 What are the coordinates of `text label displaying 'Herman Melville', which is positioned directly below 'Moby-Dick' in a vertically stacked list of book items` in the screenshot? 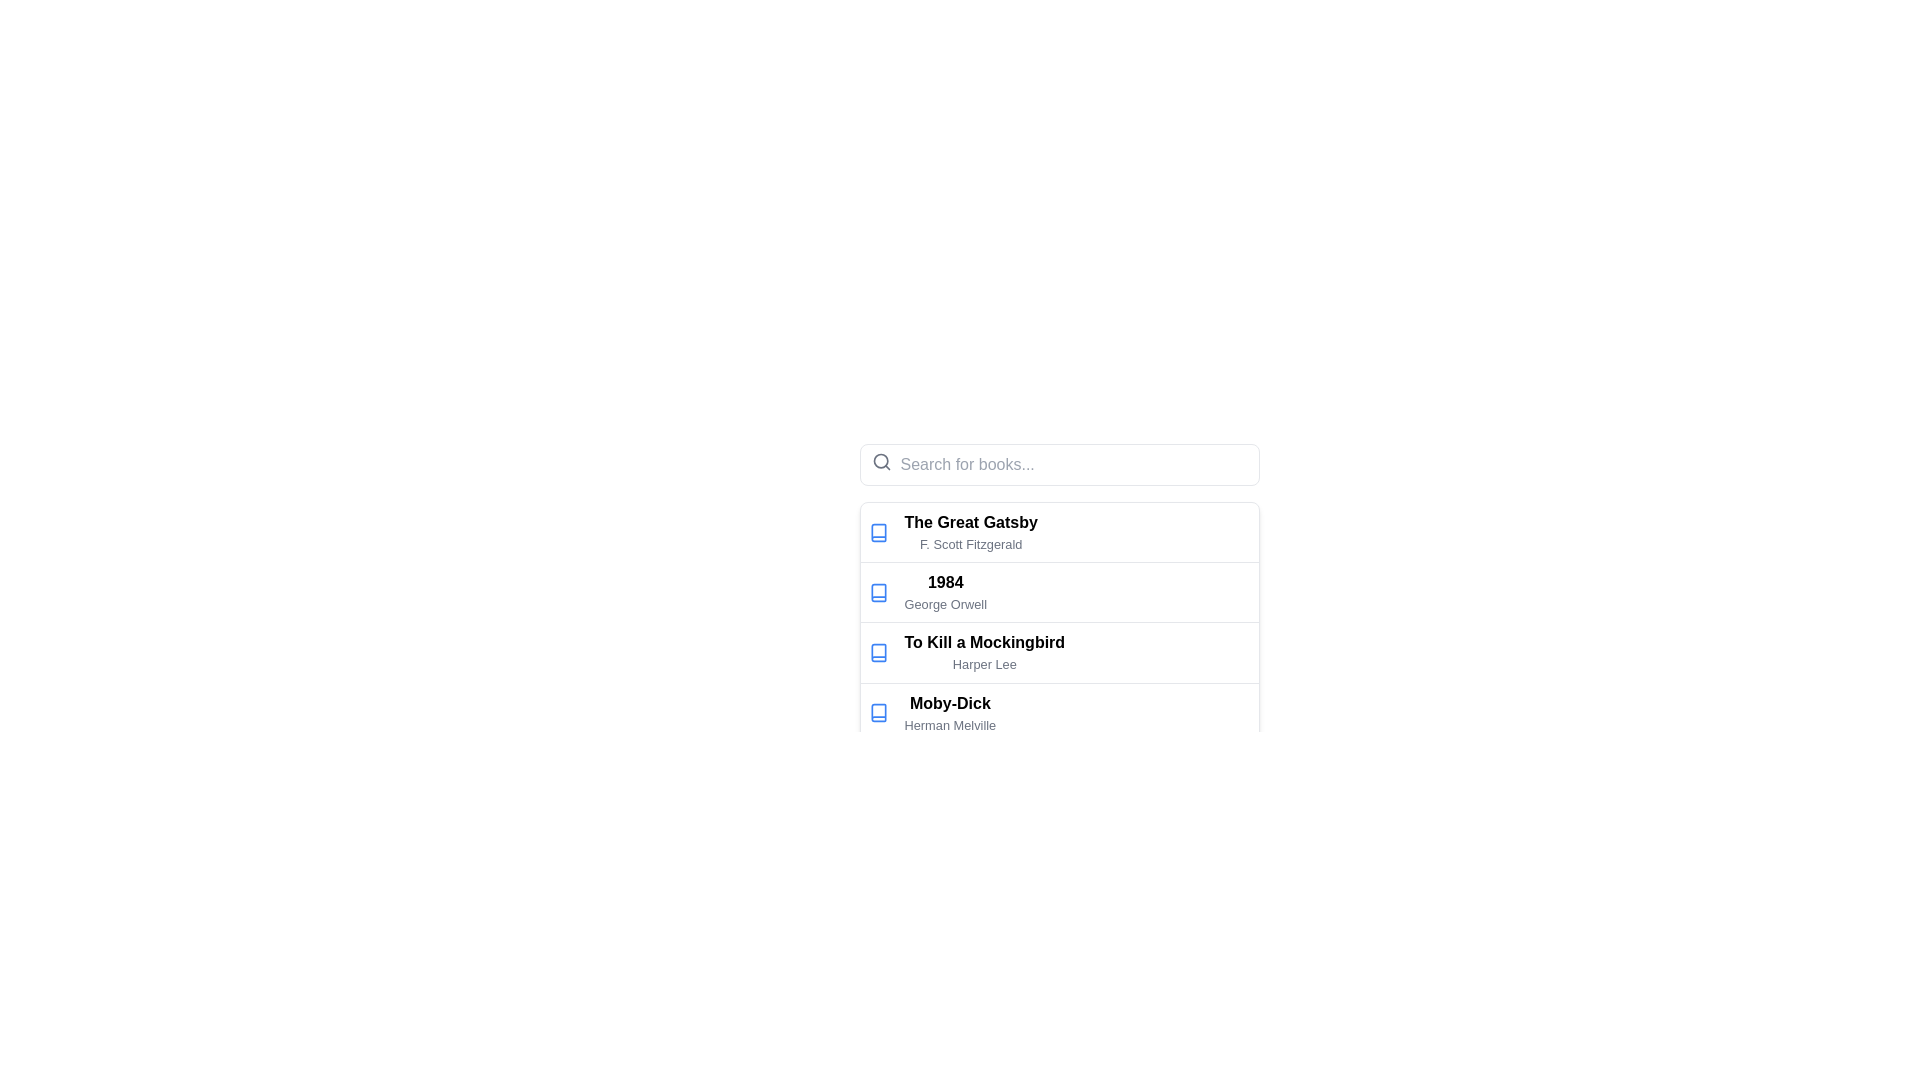 It's located at (949, 725).